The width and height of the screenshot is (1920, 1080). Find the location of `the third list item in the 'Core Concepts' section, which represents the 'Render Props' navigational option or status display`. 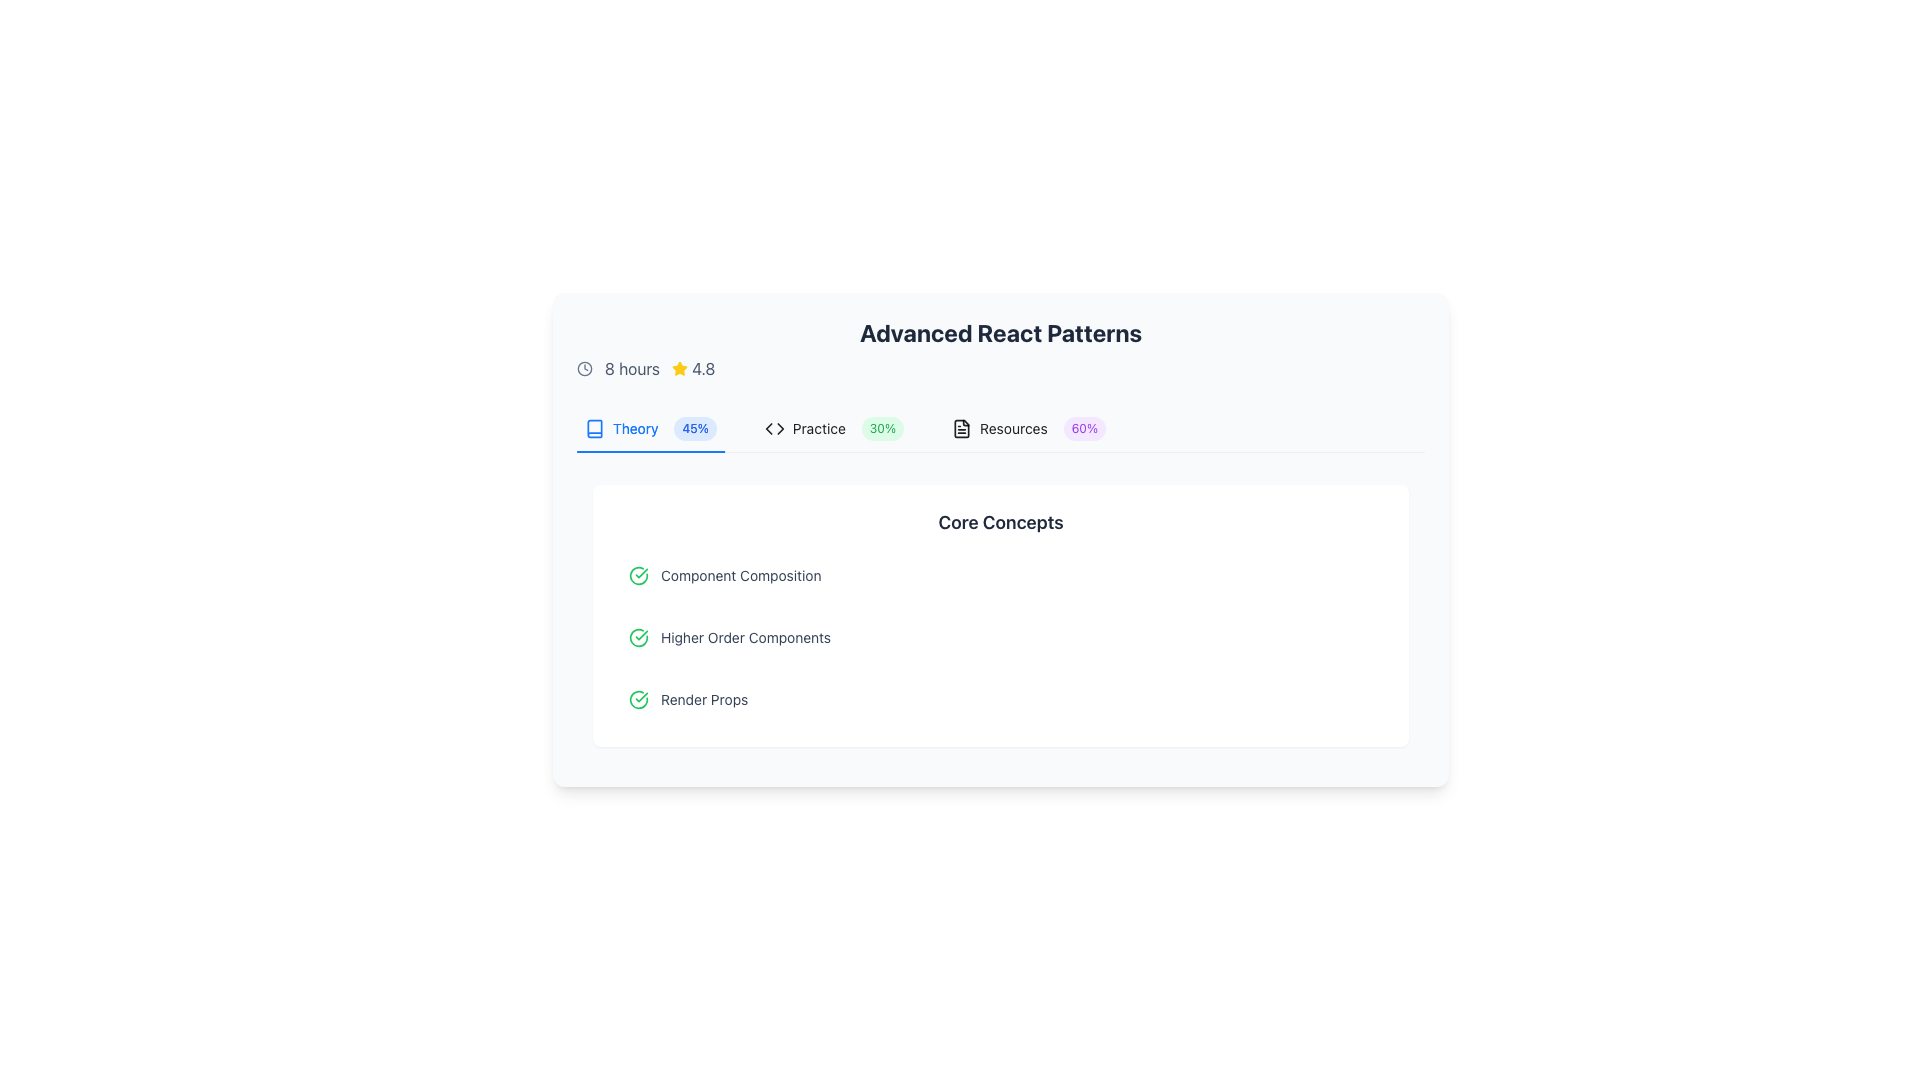

the third list item in the 'Core Concepts' section, which represents the 'Render Props' navigational option or status display is located at coordinates (1001, 698).